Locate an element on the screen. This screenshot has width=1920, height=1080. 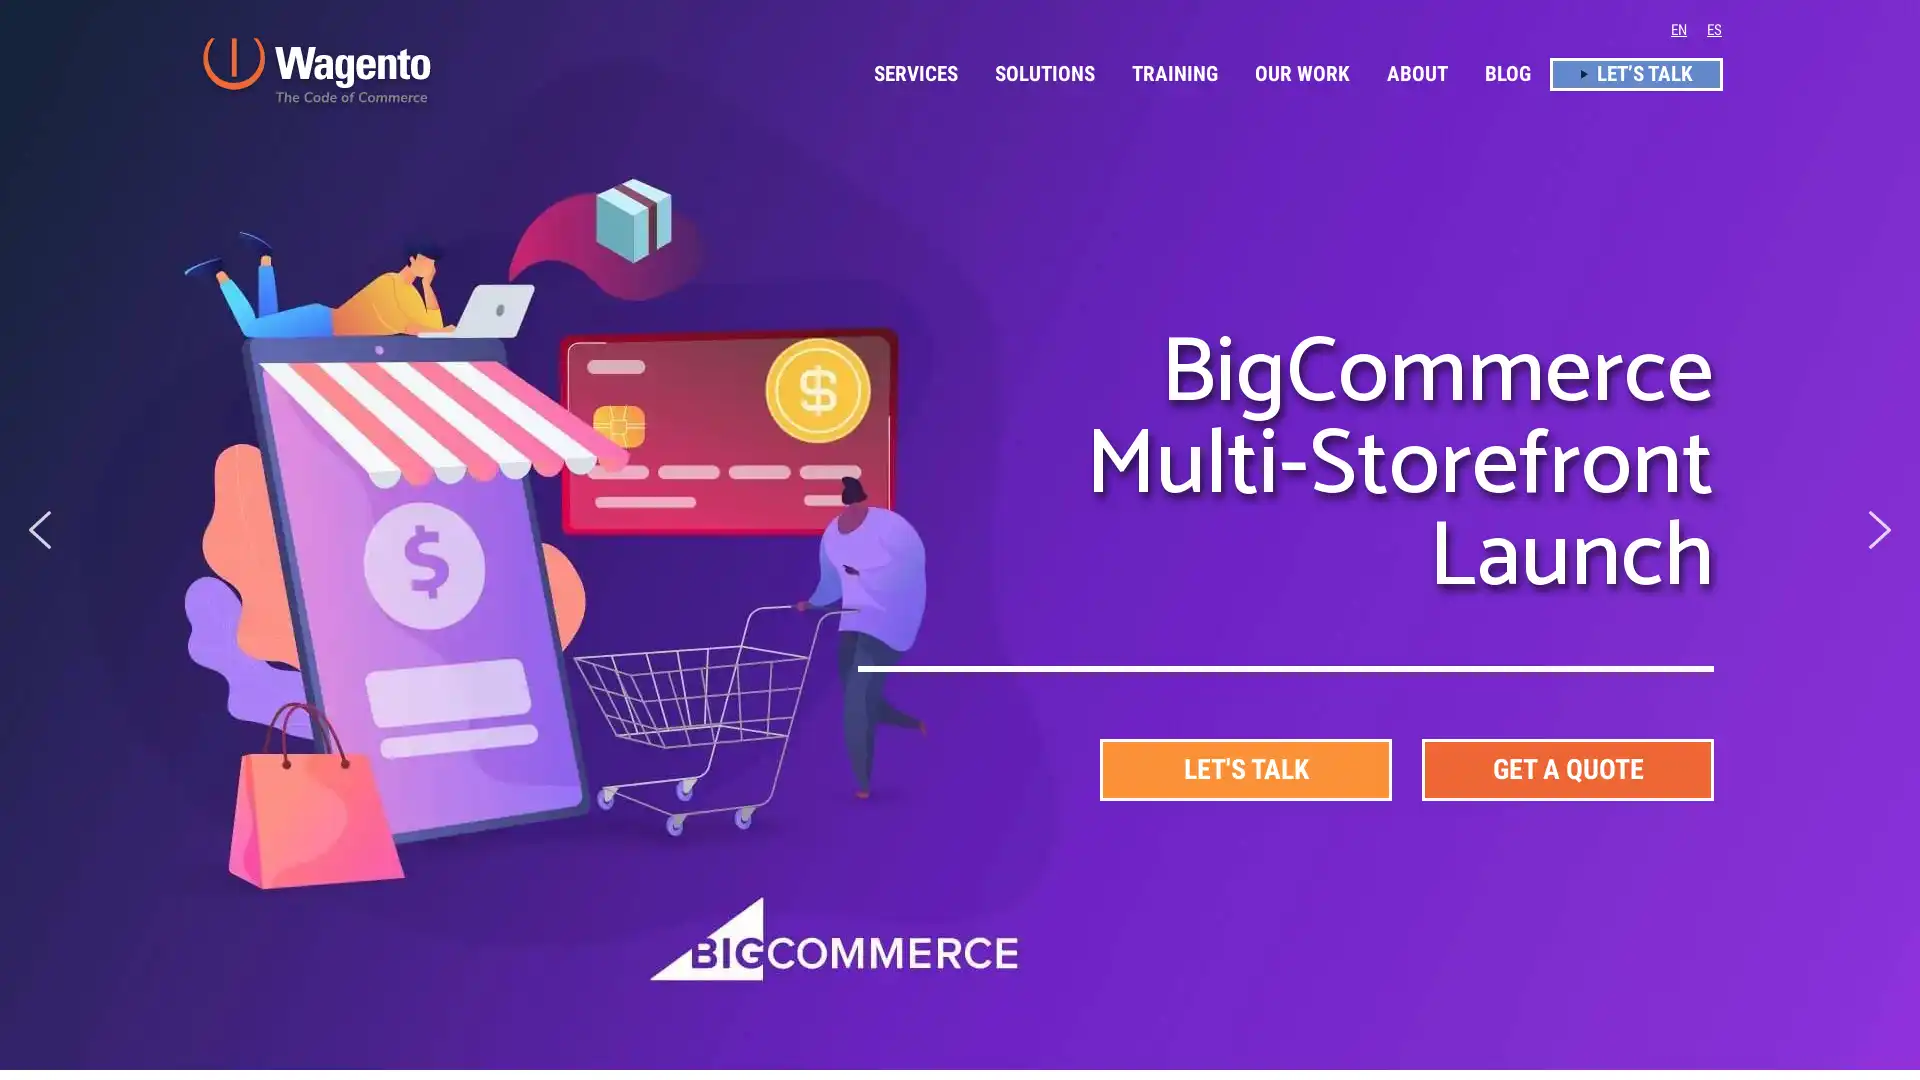
Decline is located at coordinates (1323, 160).